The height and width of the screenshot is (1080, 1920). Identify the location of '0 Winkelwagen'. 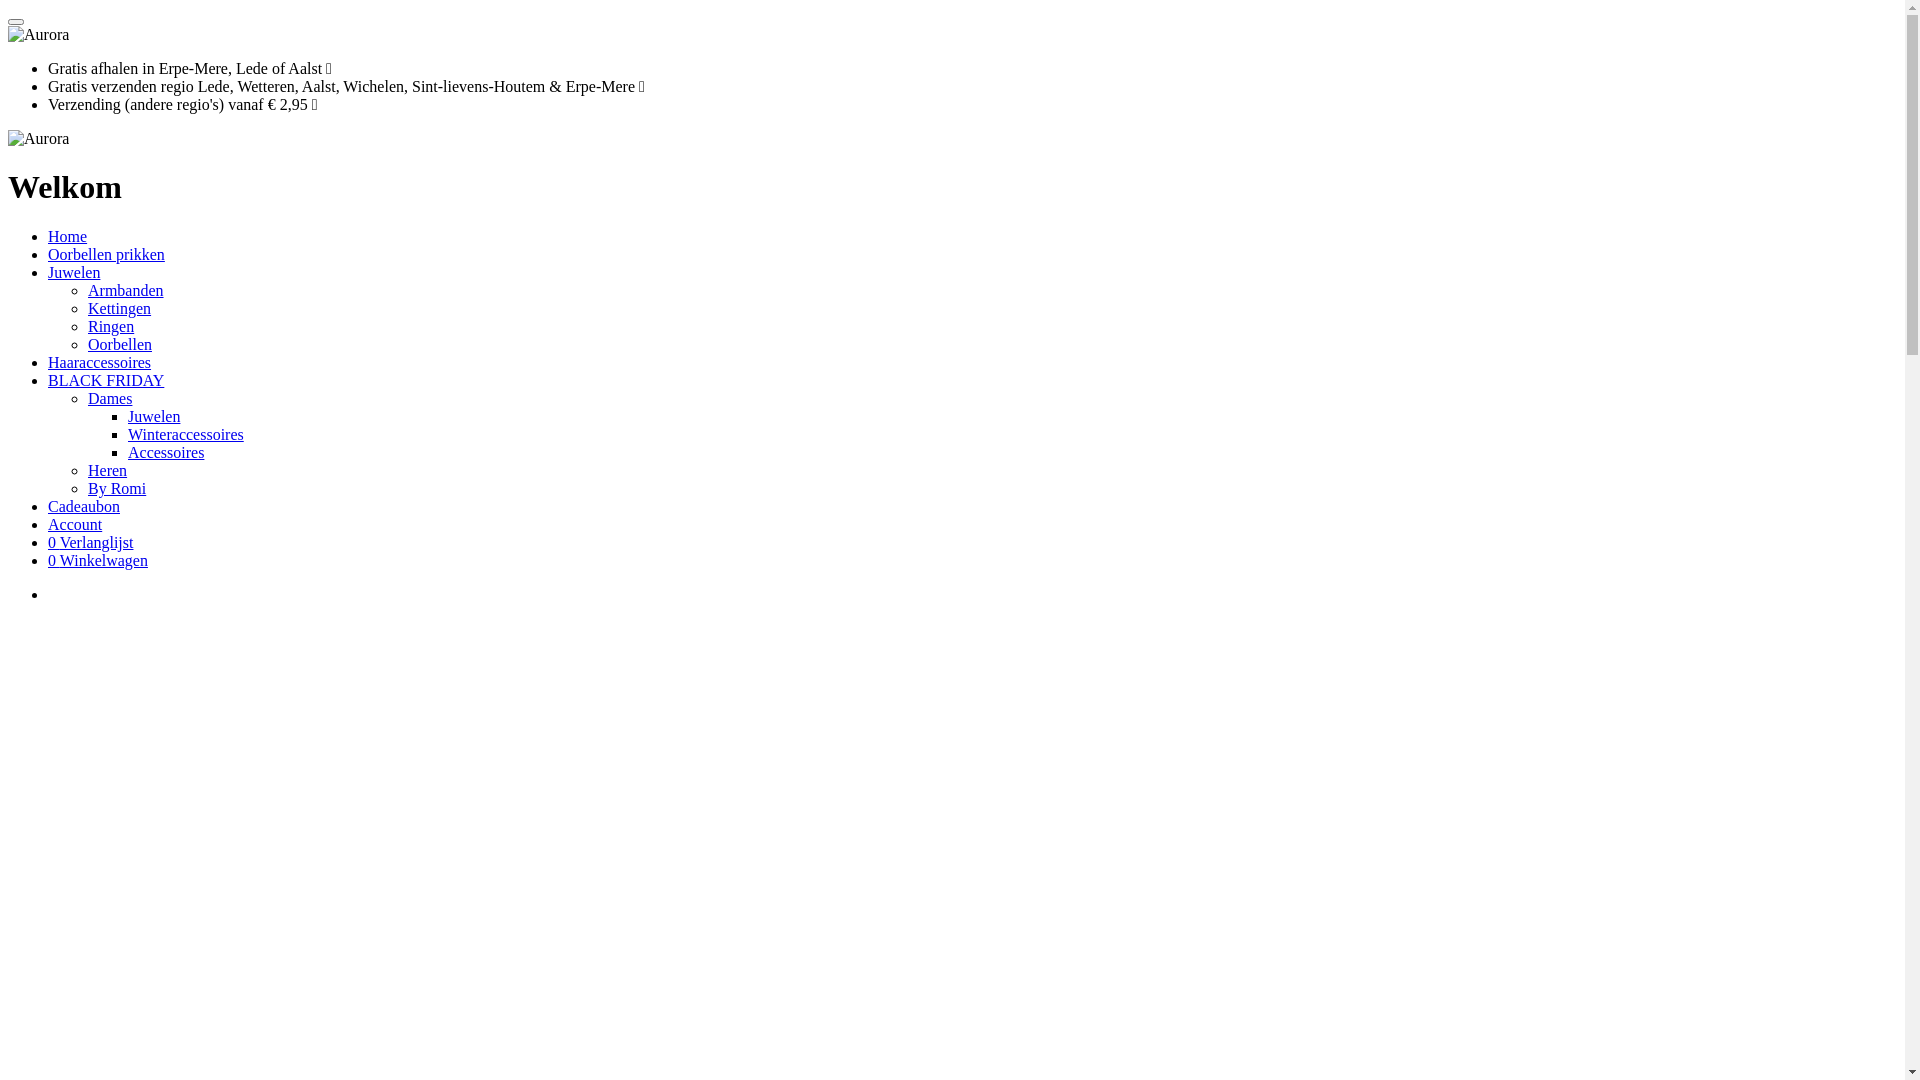
(96, 560).